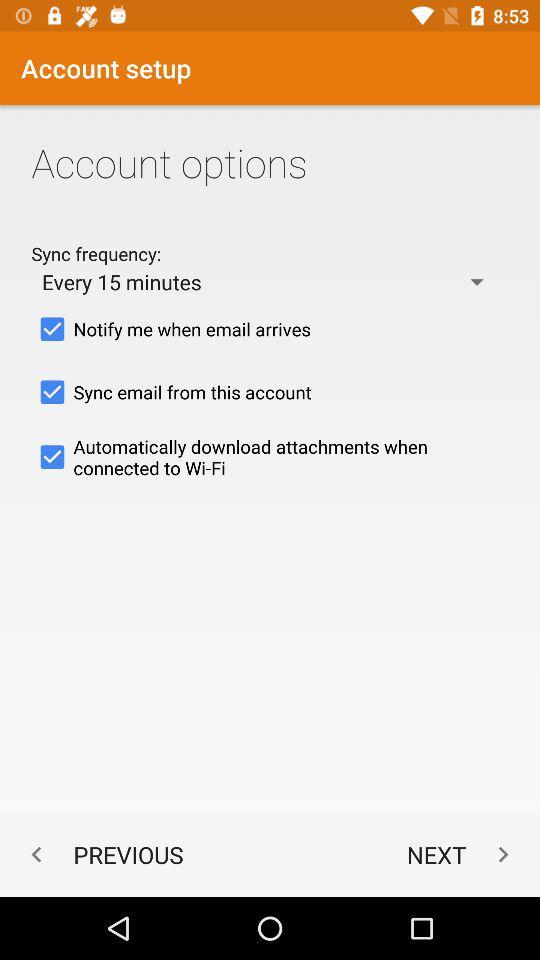  I want to click on the previous at the bottom left corner, so click(102, 853).